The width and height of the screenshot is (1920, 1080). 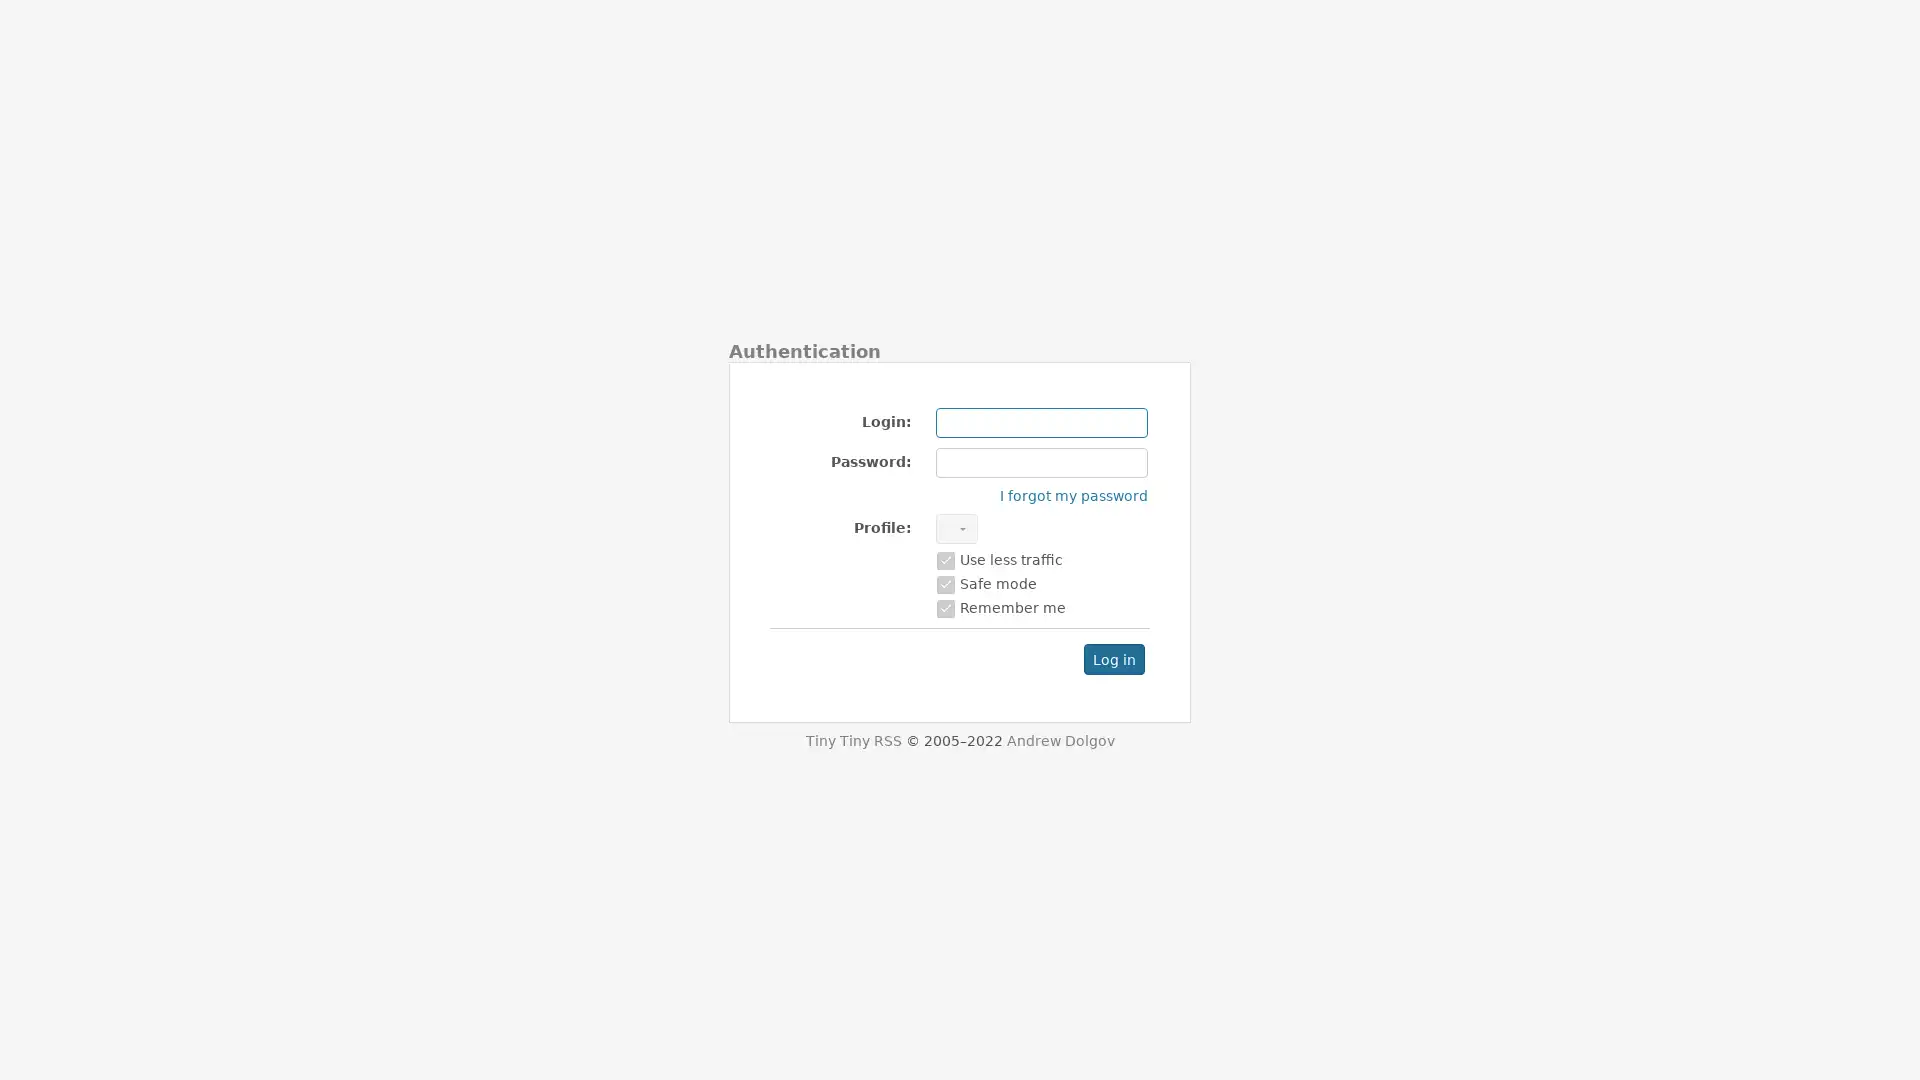 I want to click on Log in, so click(x=1113, y=658).